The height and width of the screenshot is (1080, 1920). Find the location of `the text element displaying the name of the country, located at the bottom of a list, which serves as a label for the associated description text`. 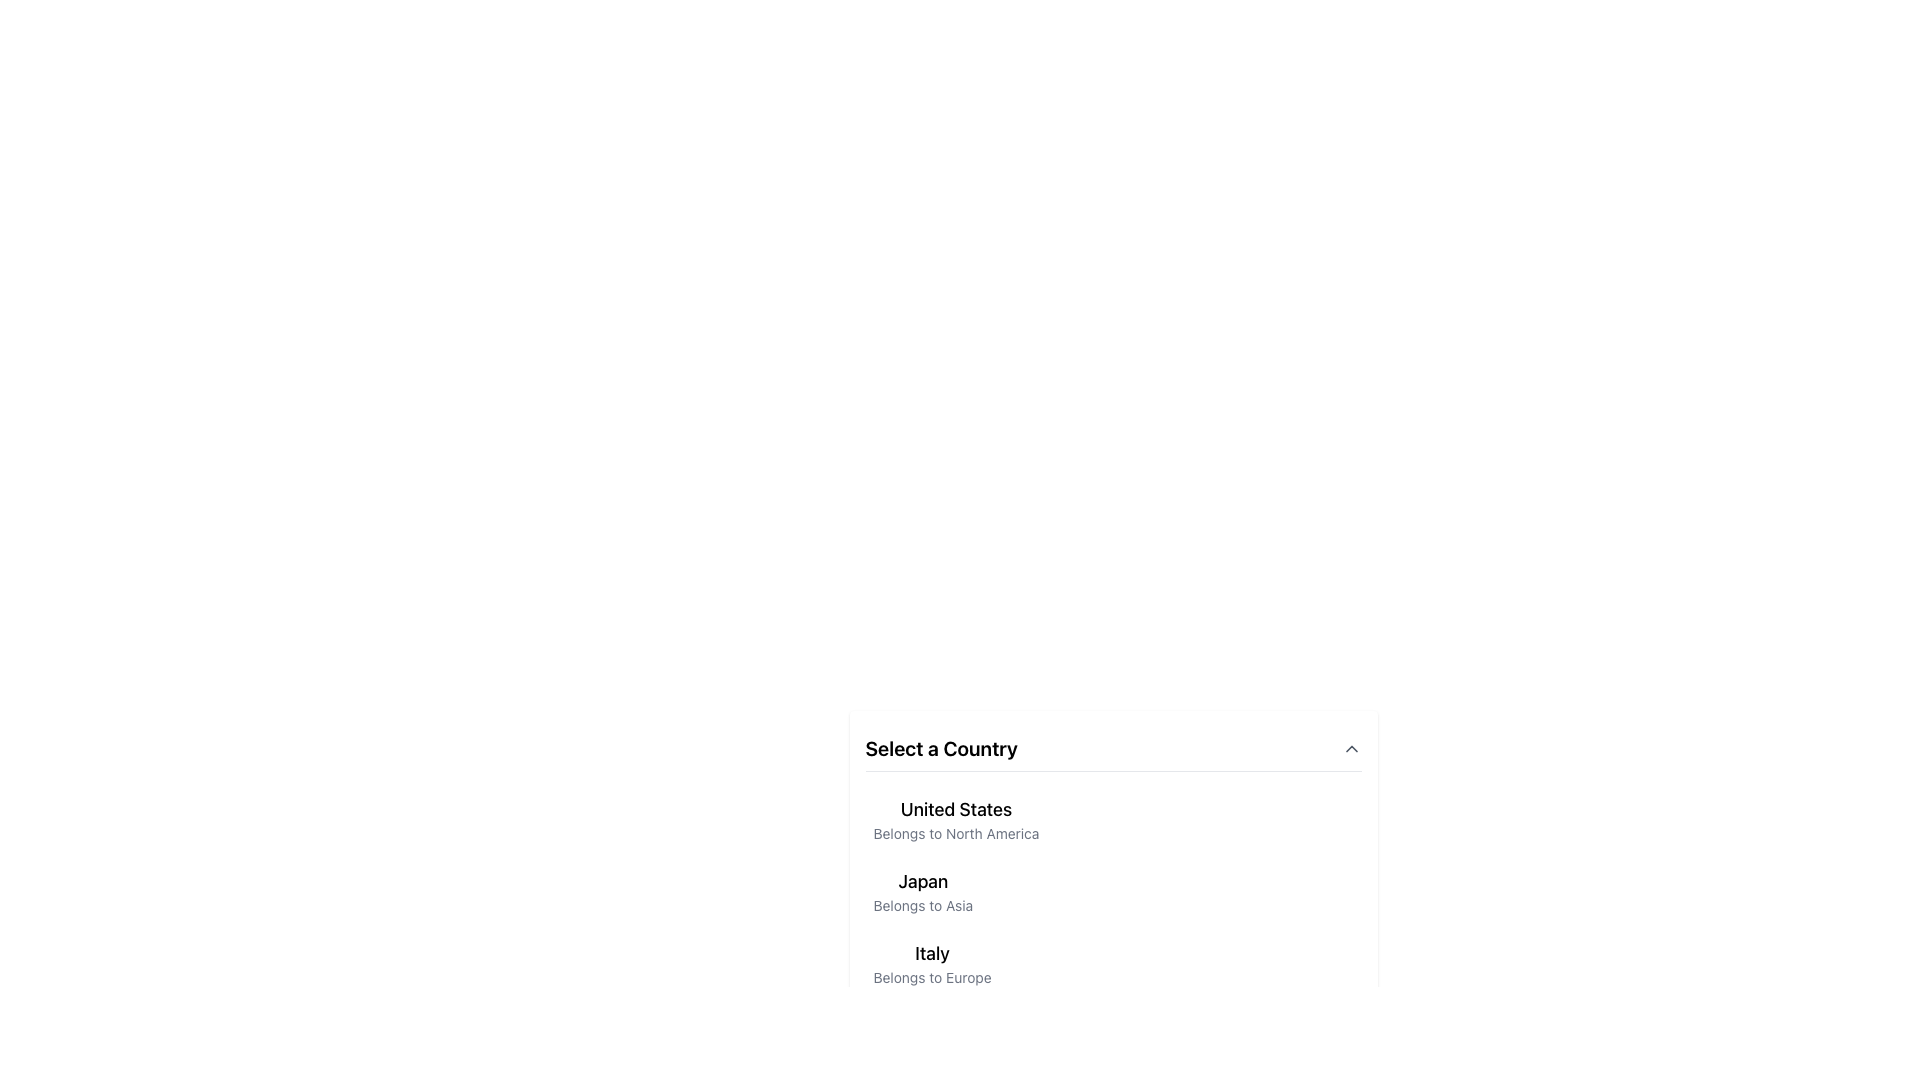

the text element displaying the name of the country, located at the bottom of a list, which serves as a label for the associated description text is located at coordinates (931, 952).